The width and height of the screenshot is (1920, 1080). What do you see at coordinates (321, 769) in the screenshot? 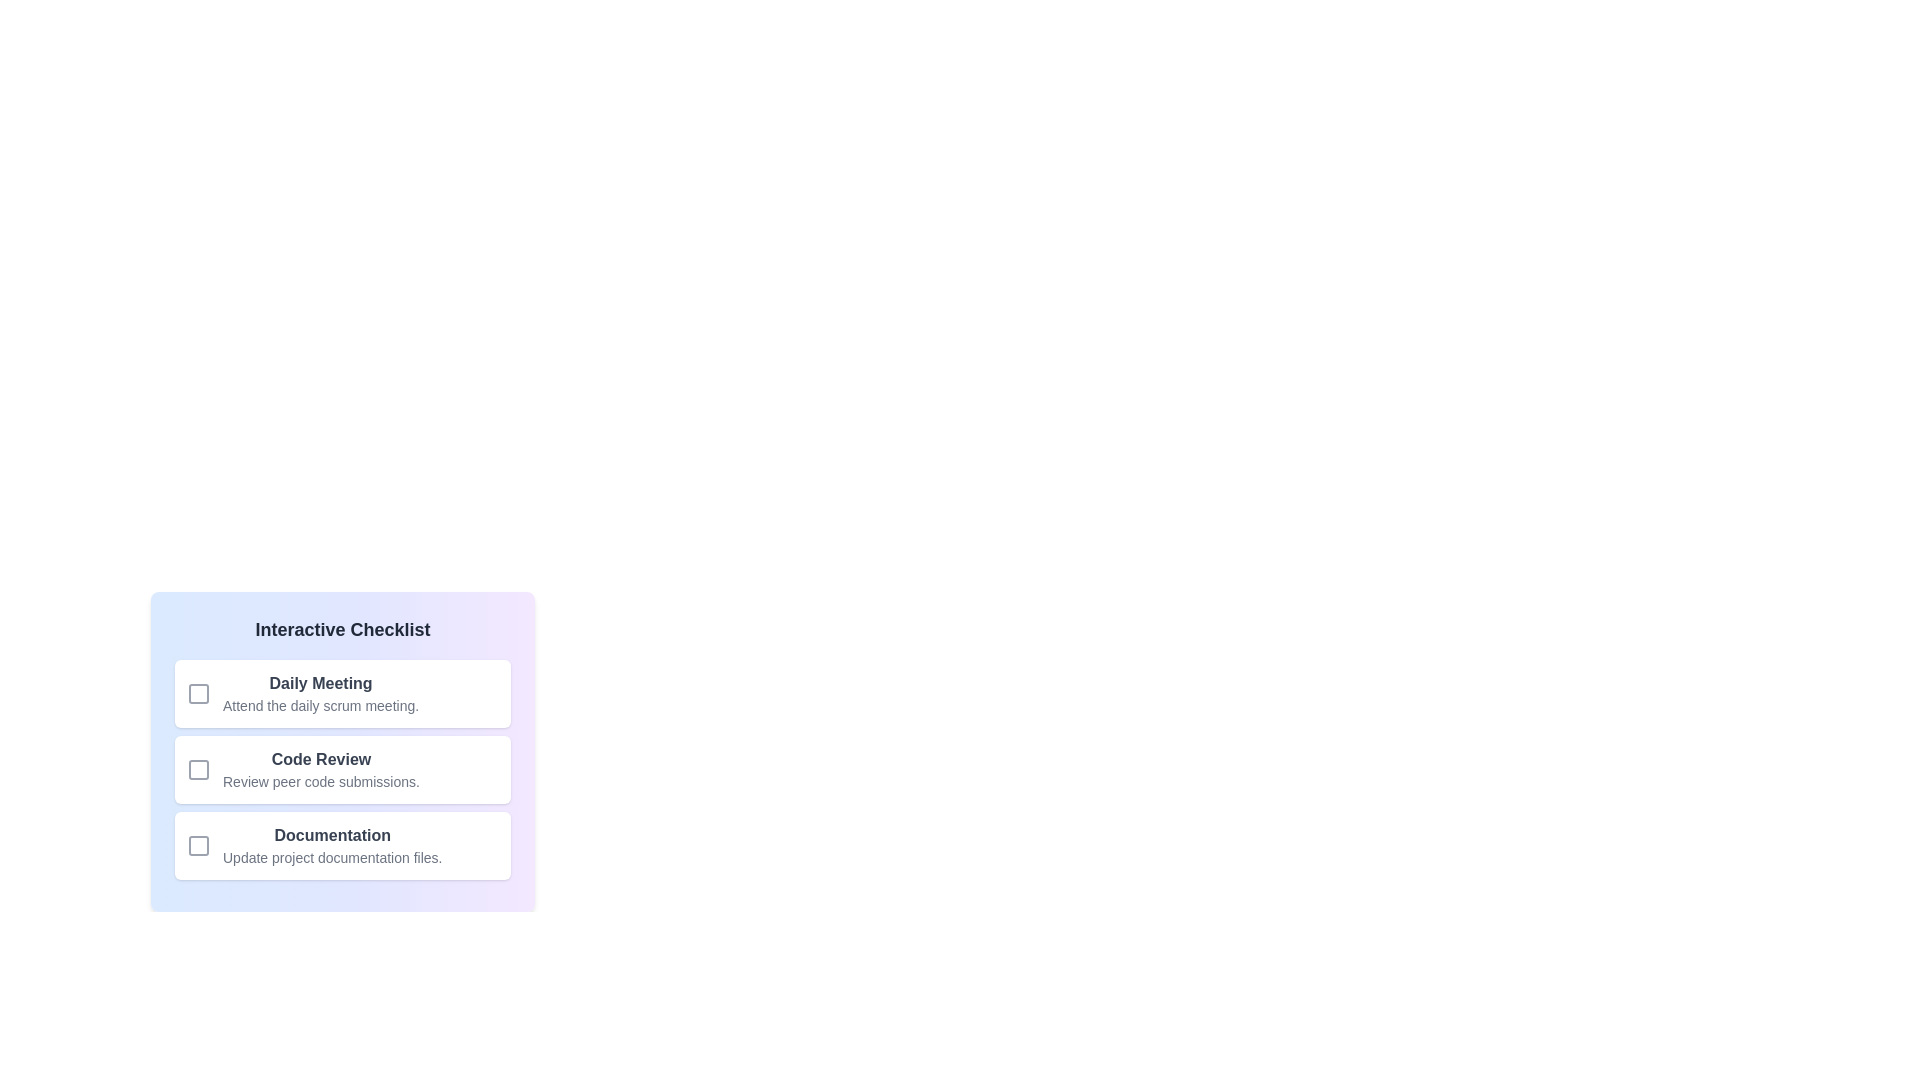
I see `the area near the 'Code Review' text in the checklist` at bounding box center [321, 769].